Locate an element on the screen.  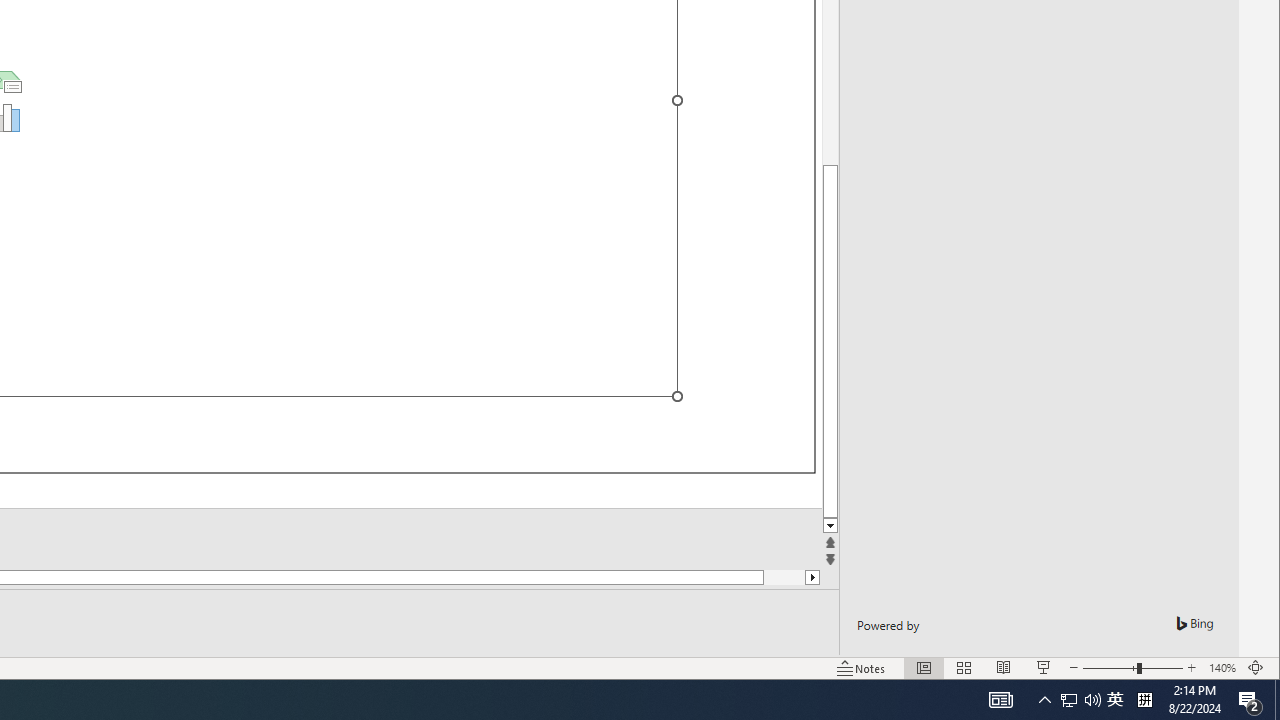
'Zoom 140%' is located at coordinates (1221, 668).